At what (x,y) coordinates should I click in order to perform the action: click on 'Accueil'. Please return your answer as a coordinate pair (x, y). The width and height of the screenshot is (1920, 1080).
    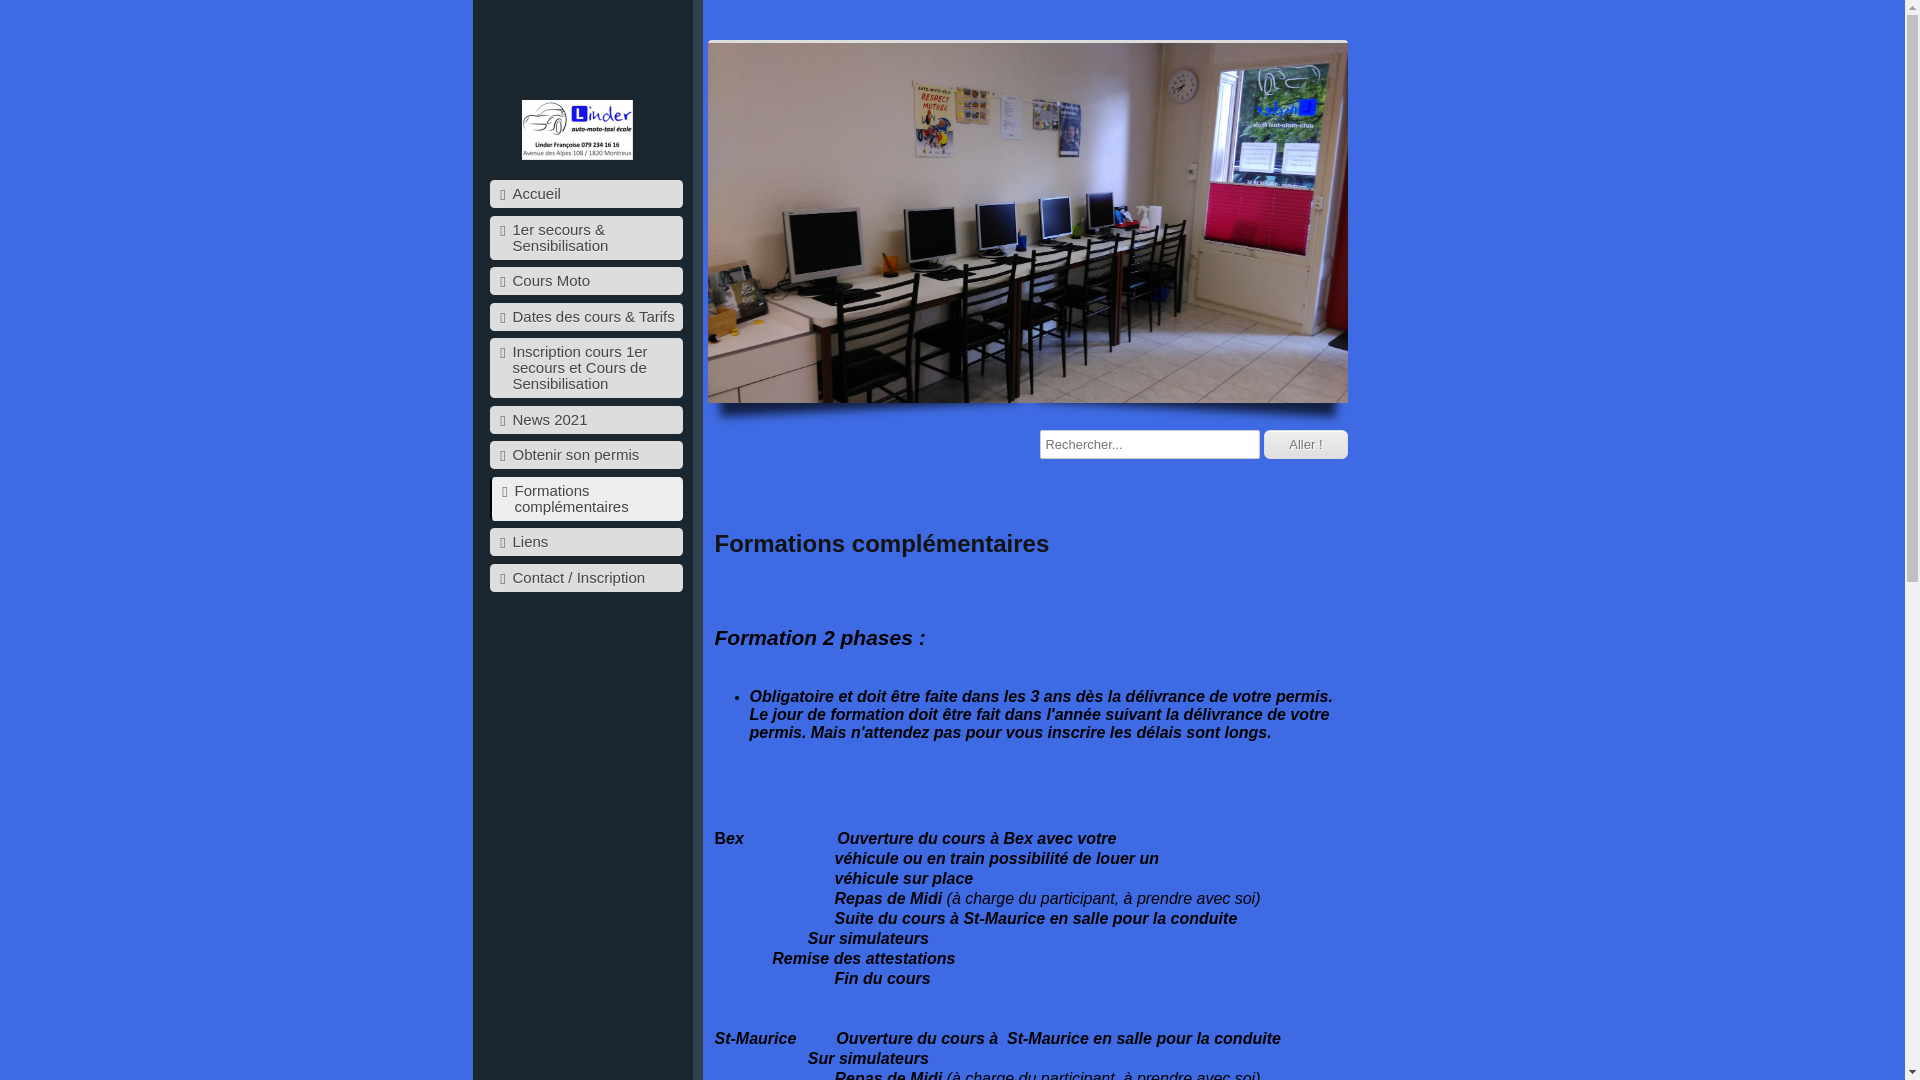
    Looking at the image, I should click on (585, 193).